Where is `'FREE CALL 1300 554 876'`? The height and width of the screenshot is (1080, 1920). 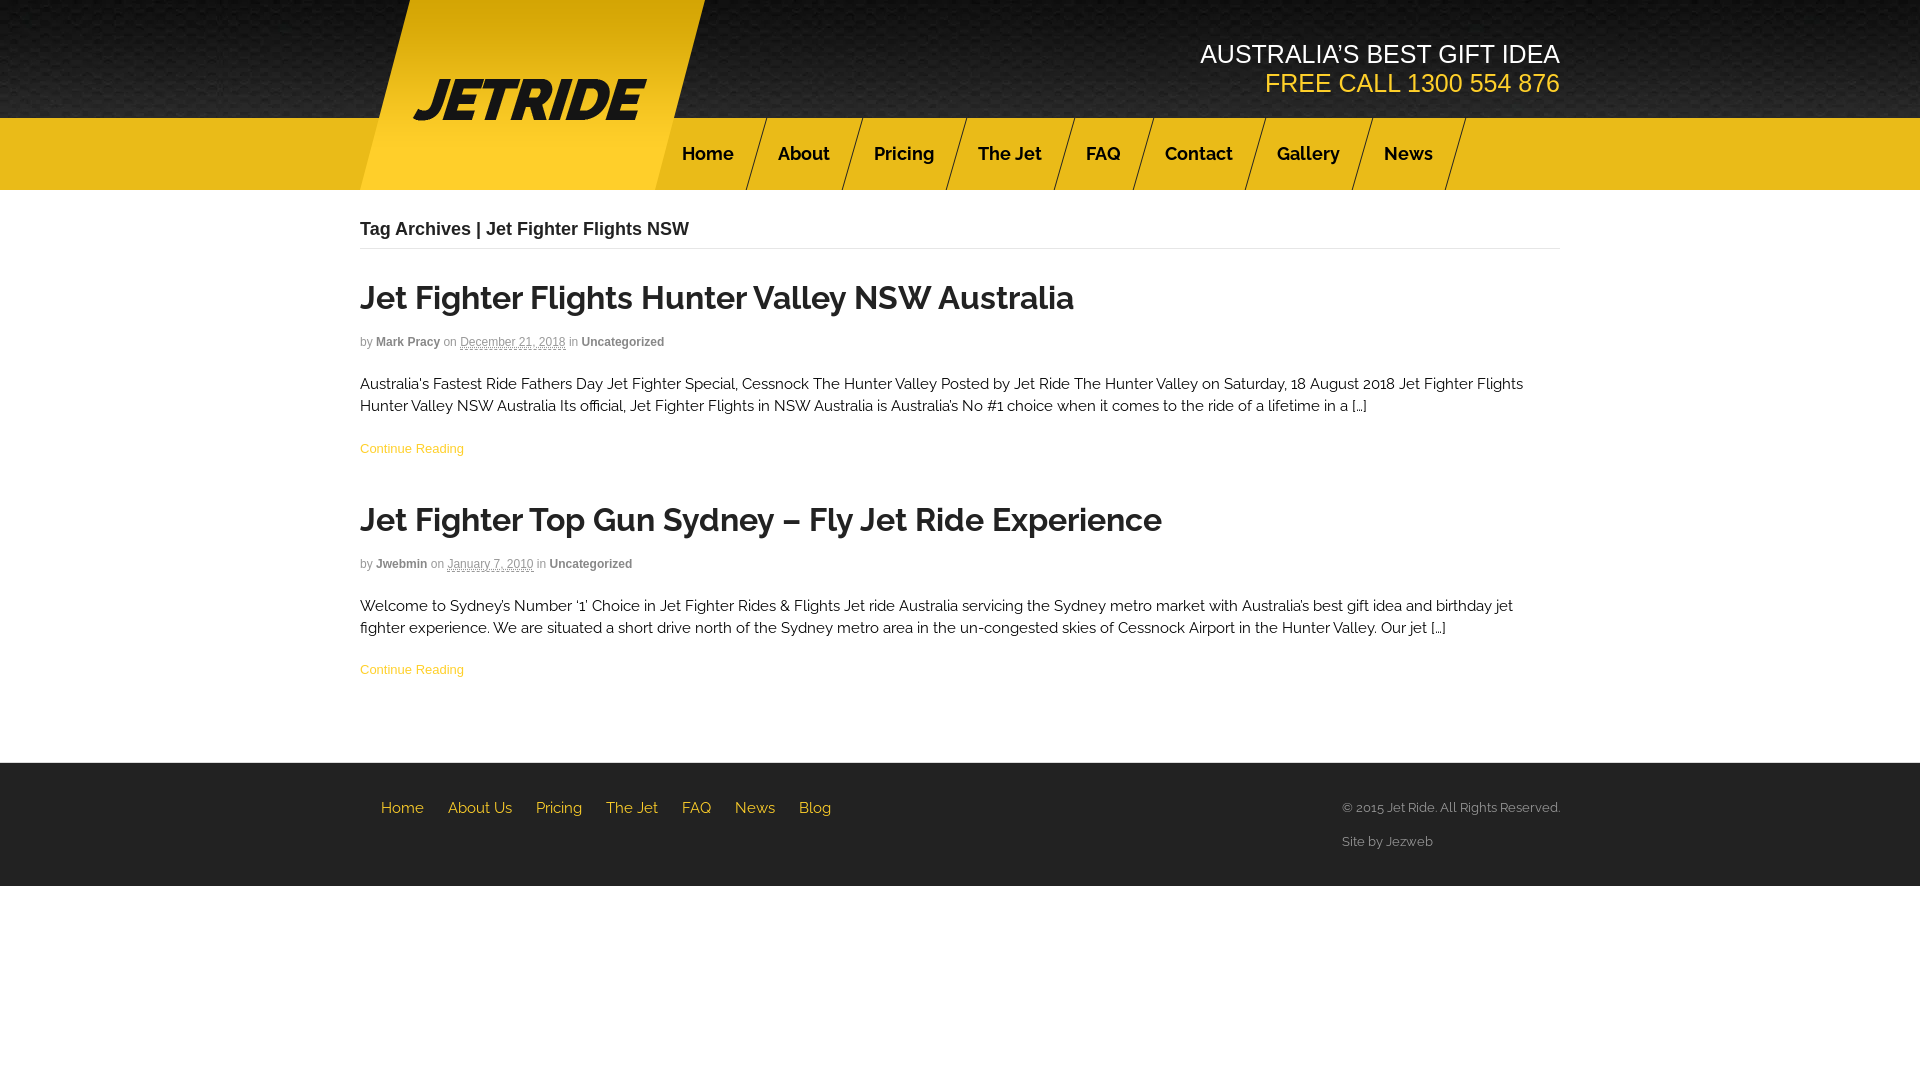
'FREE CALL 1300 554 876' is located at coordinates (1411, 82).